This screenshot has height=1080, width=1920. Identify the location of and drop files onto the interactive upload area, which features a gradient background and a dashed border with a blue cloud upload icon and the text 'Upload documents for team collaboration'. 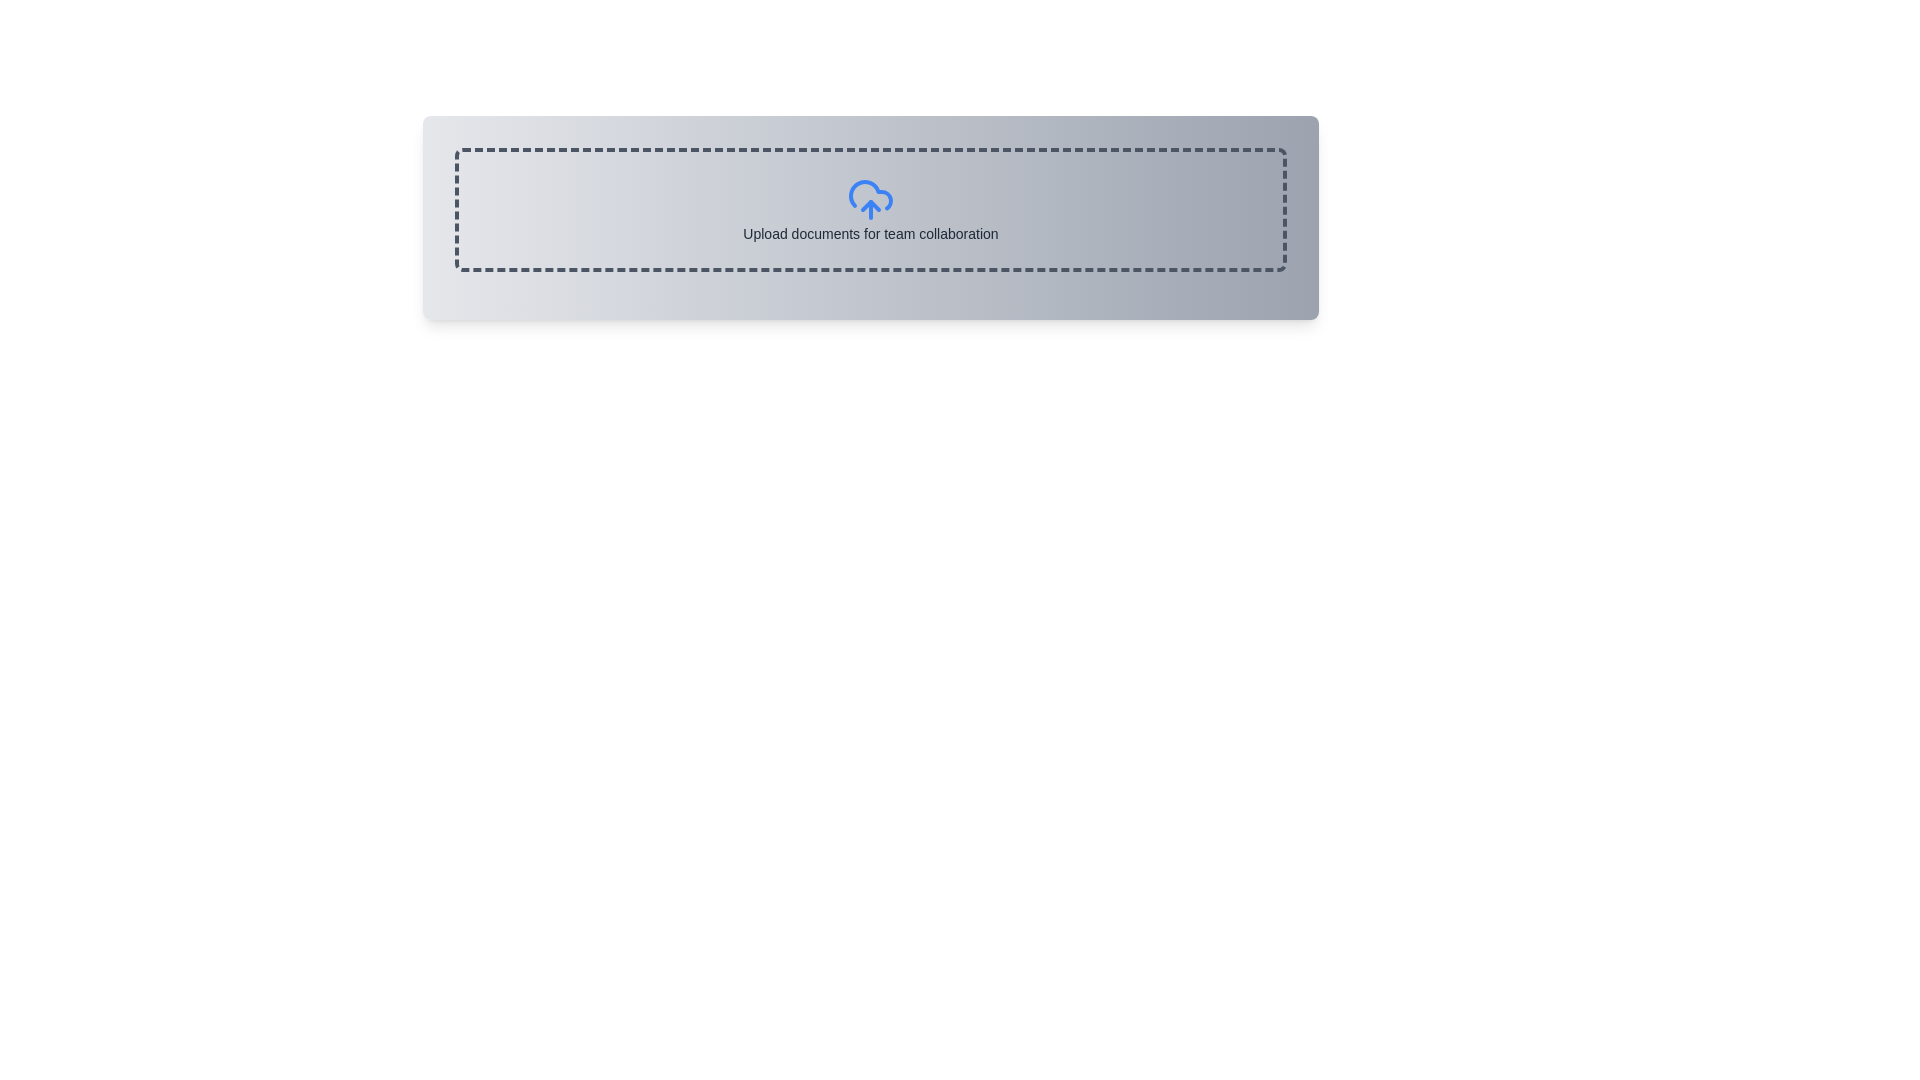
(870, 218).